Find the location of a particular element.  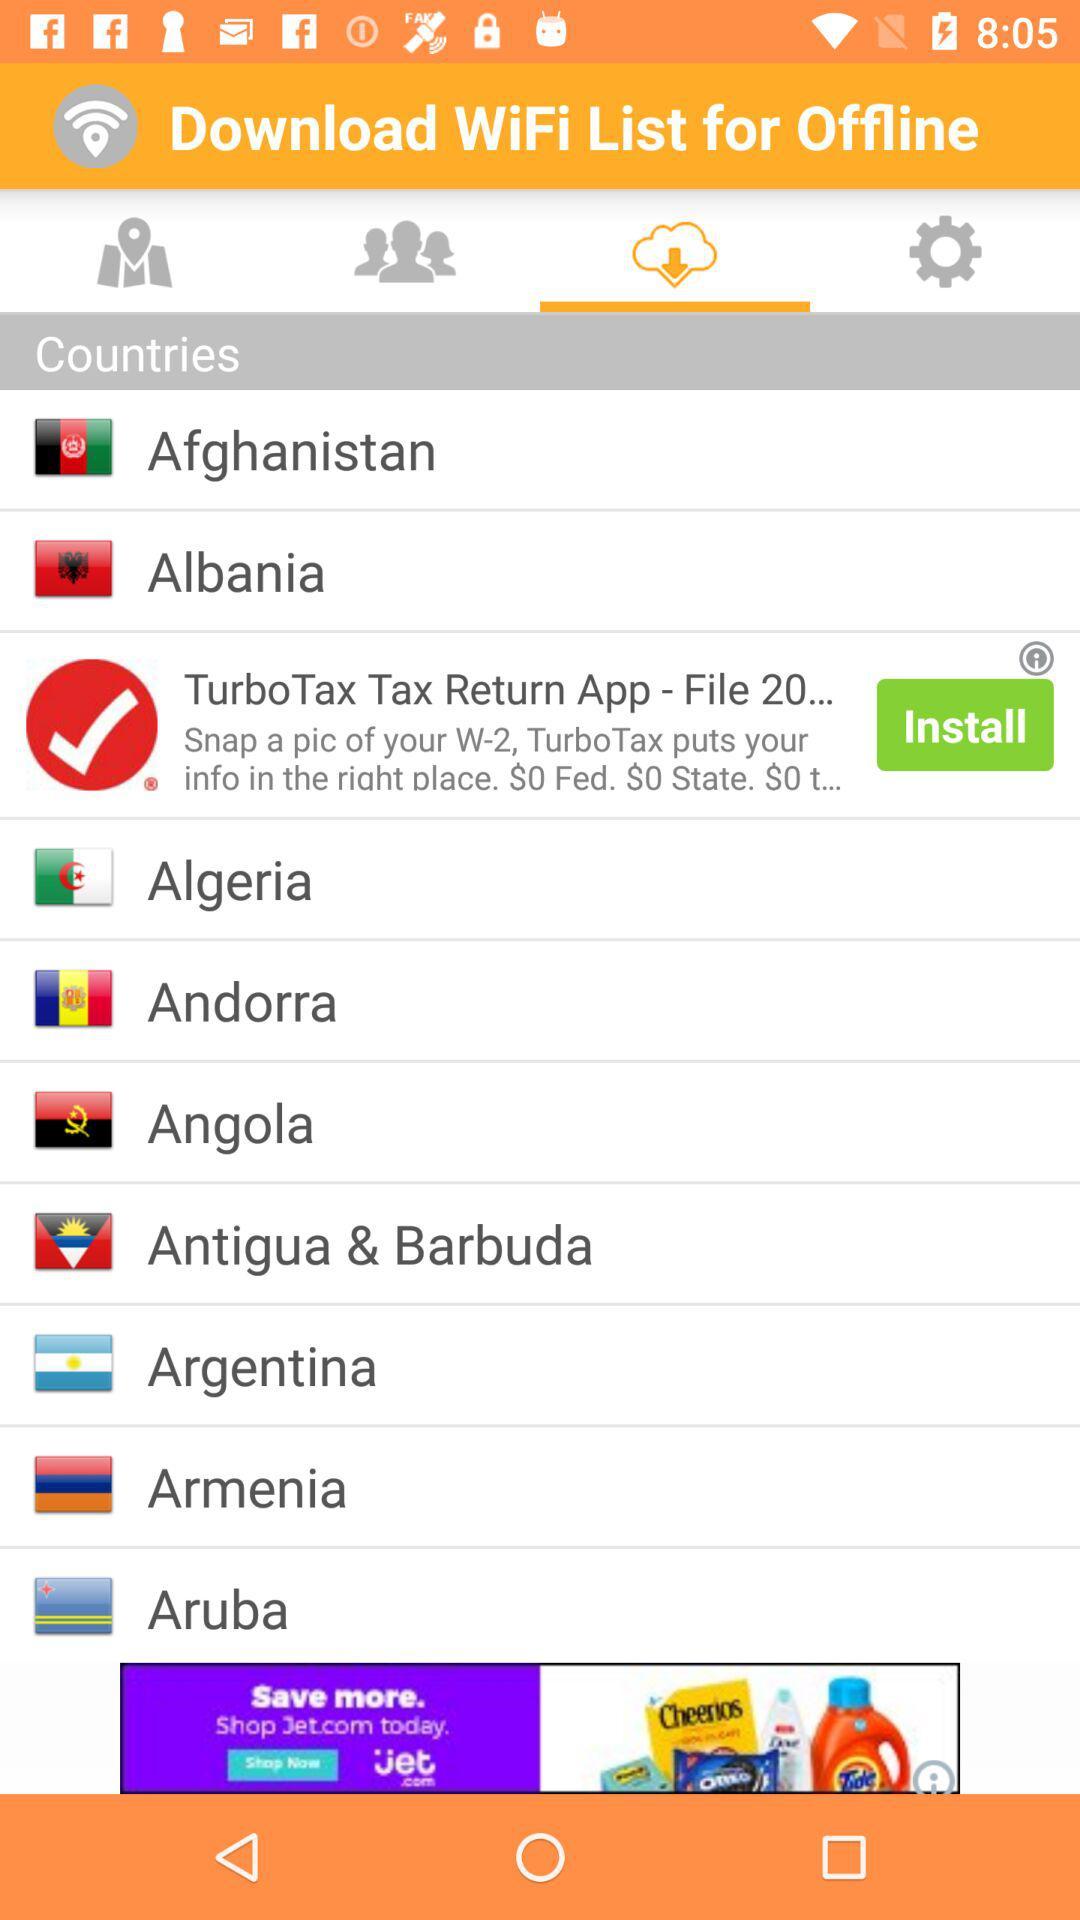

the item below andorra app is located at coordinates (245, 1121).